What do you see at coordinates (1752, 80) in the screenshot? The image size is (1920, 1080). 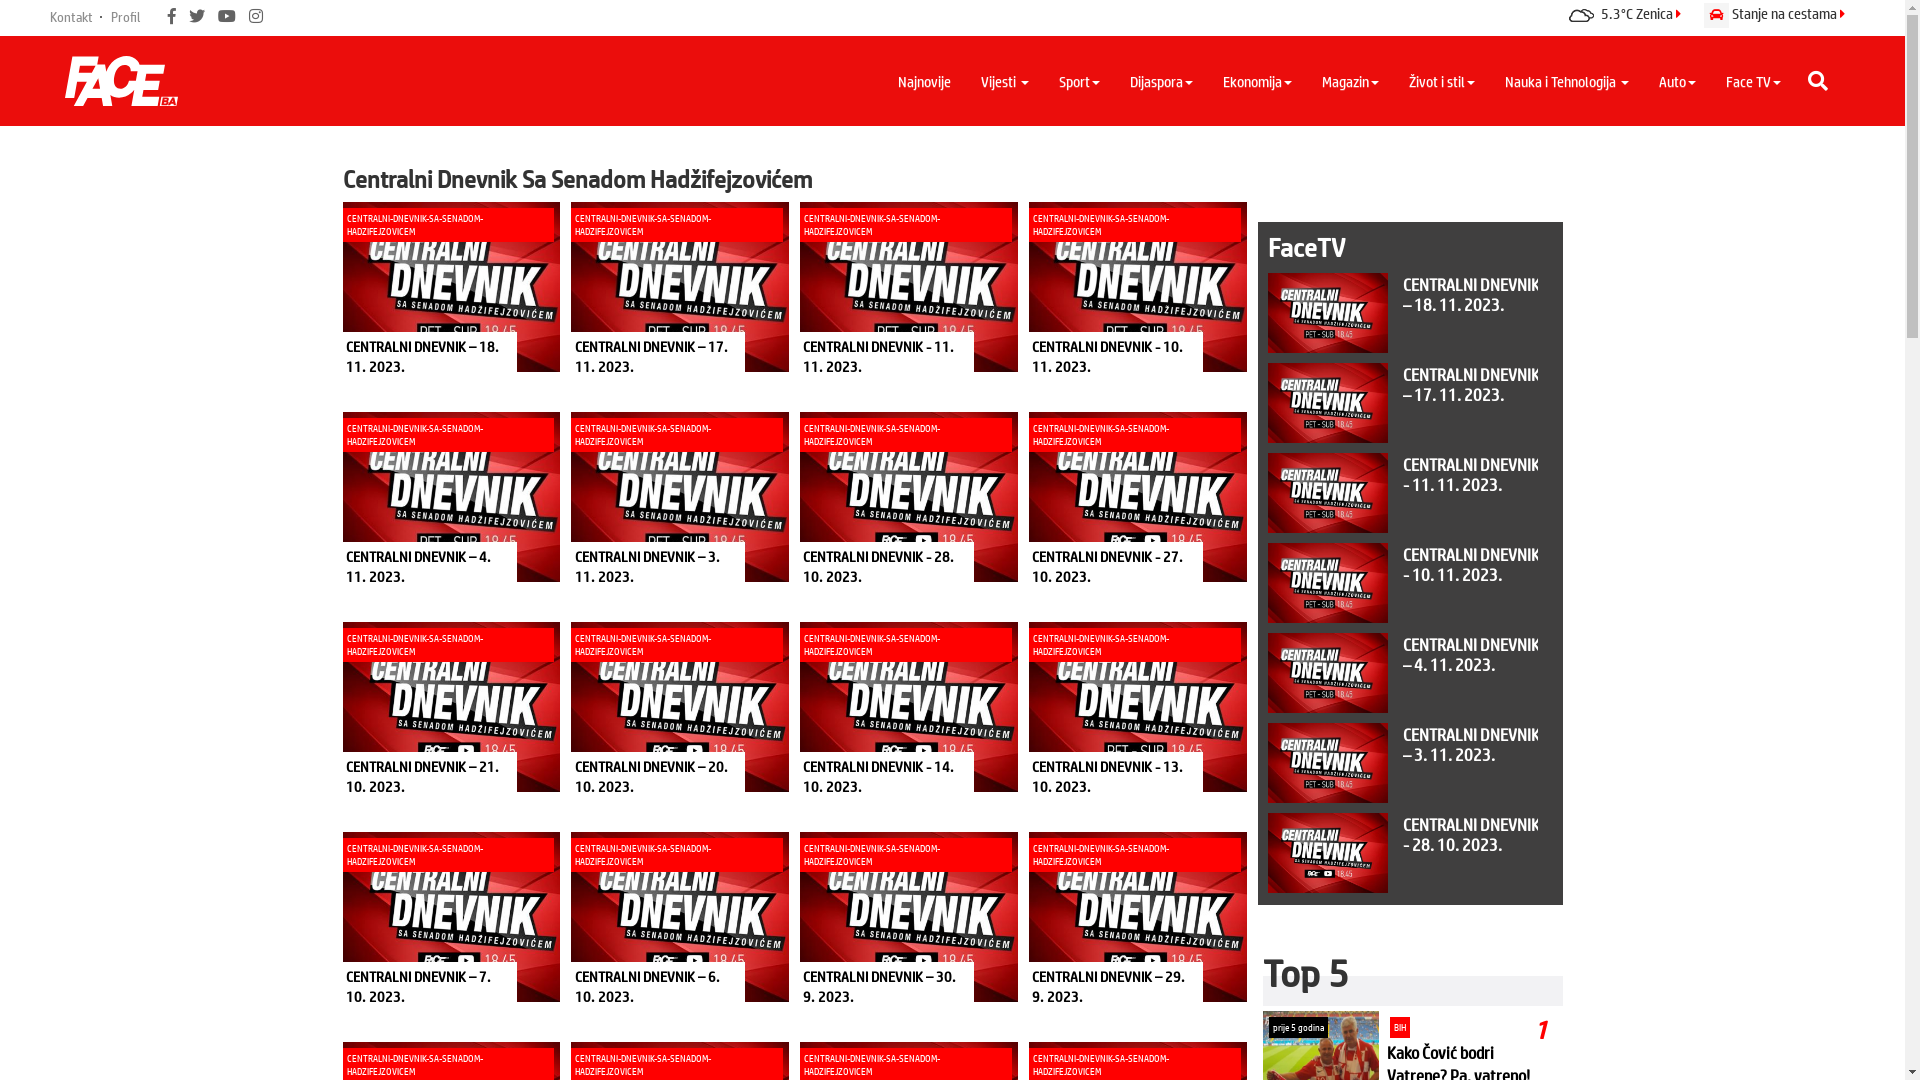 I see `'Face TV'` at bounding box center [1752, 80].